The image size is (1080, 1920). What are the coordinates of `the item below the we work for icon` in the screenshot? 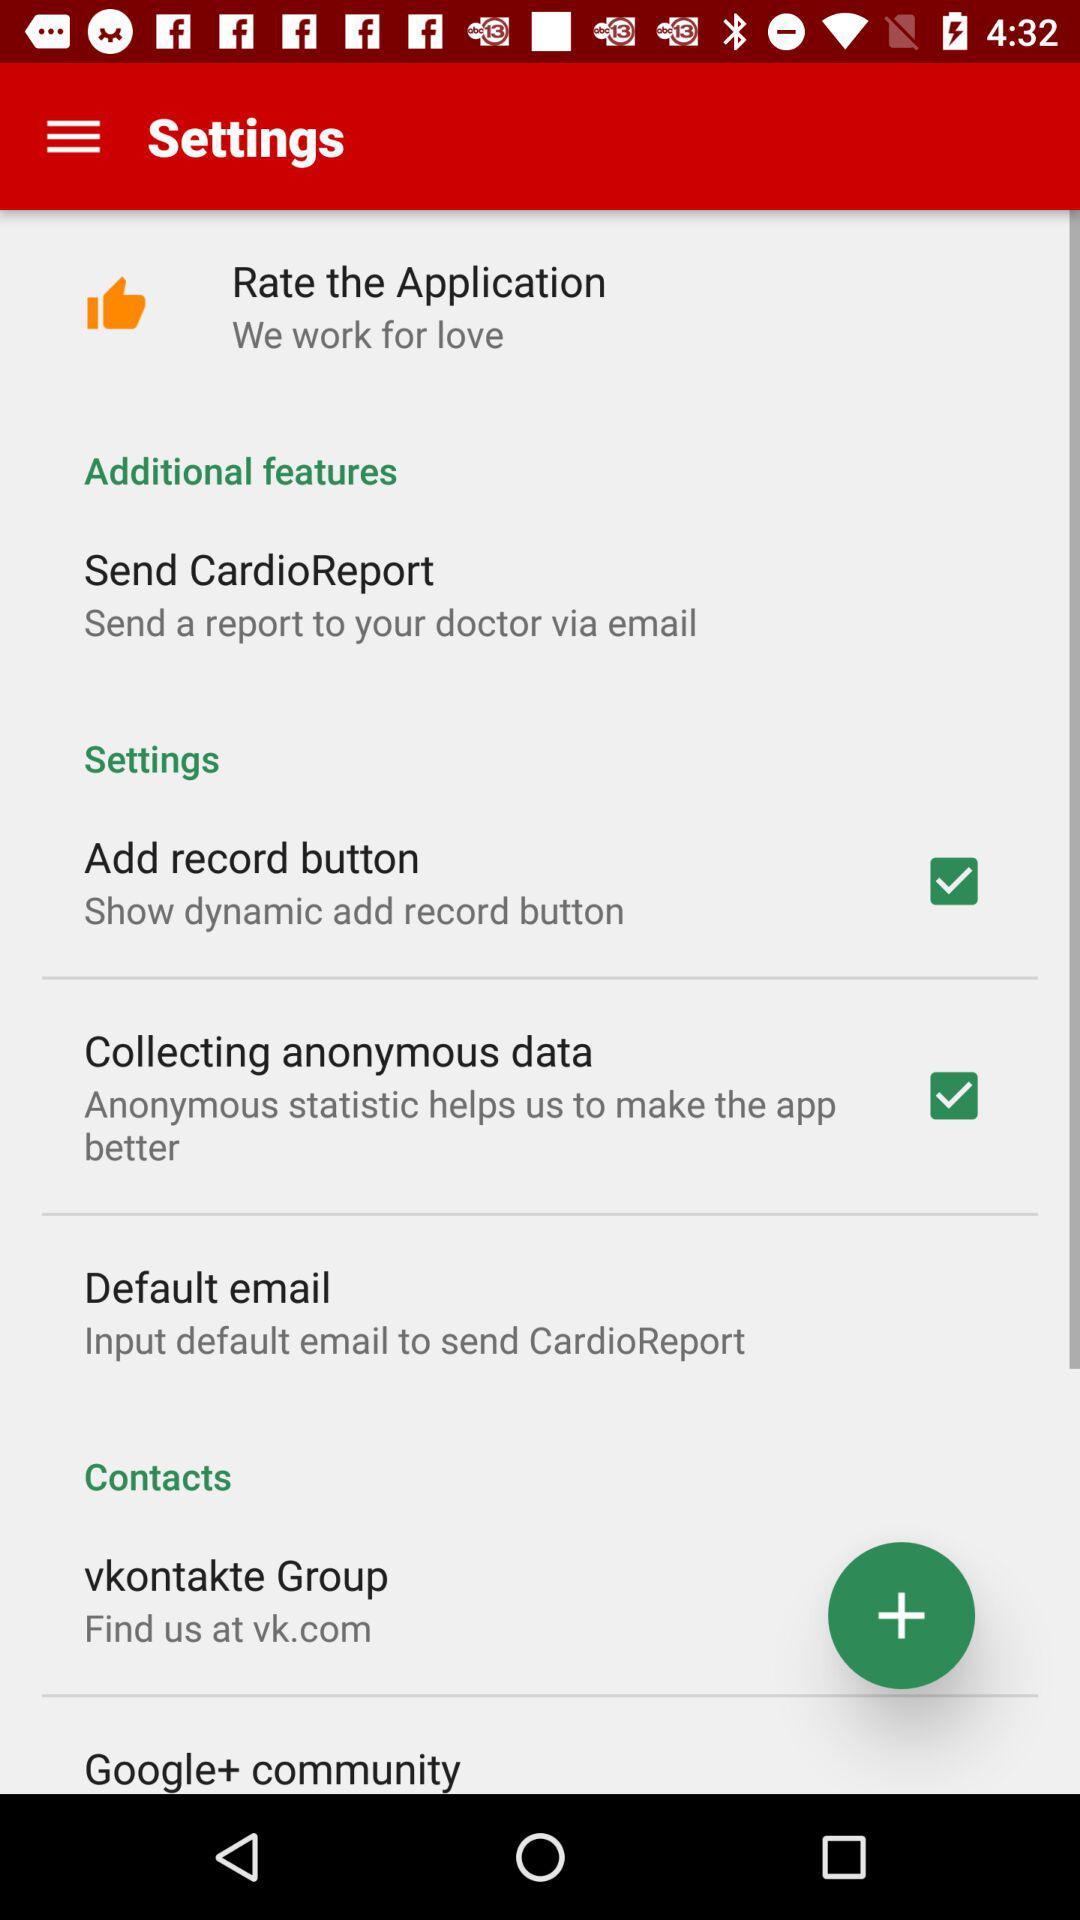 It's located at (540, 448).